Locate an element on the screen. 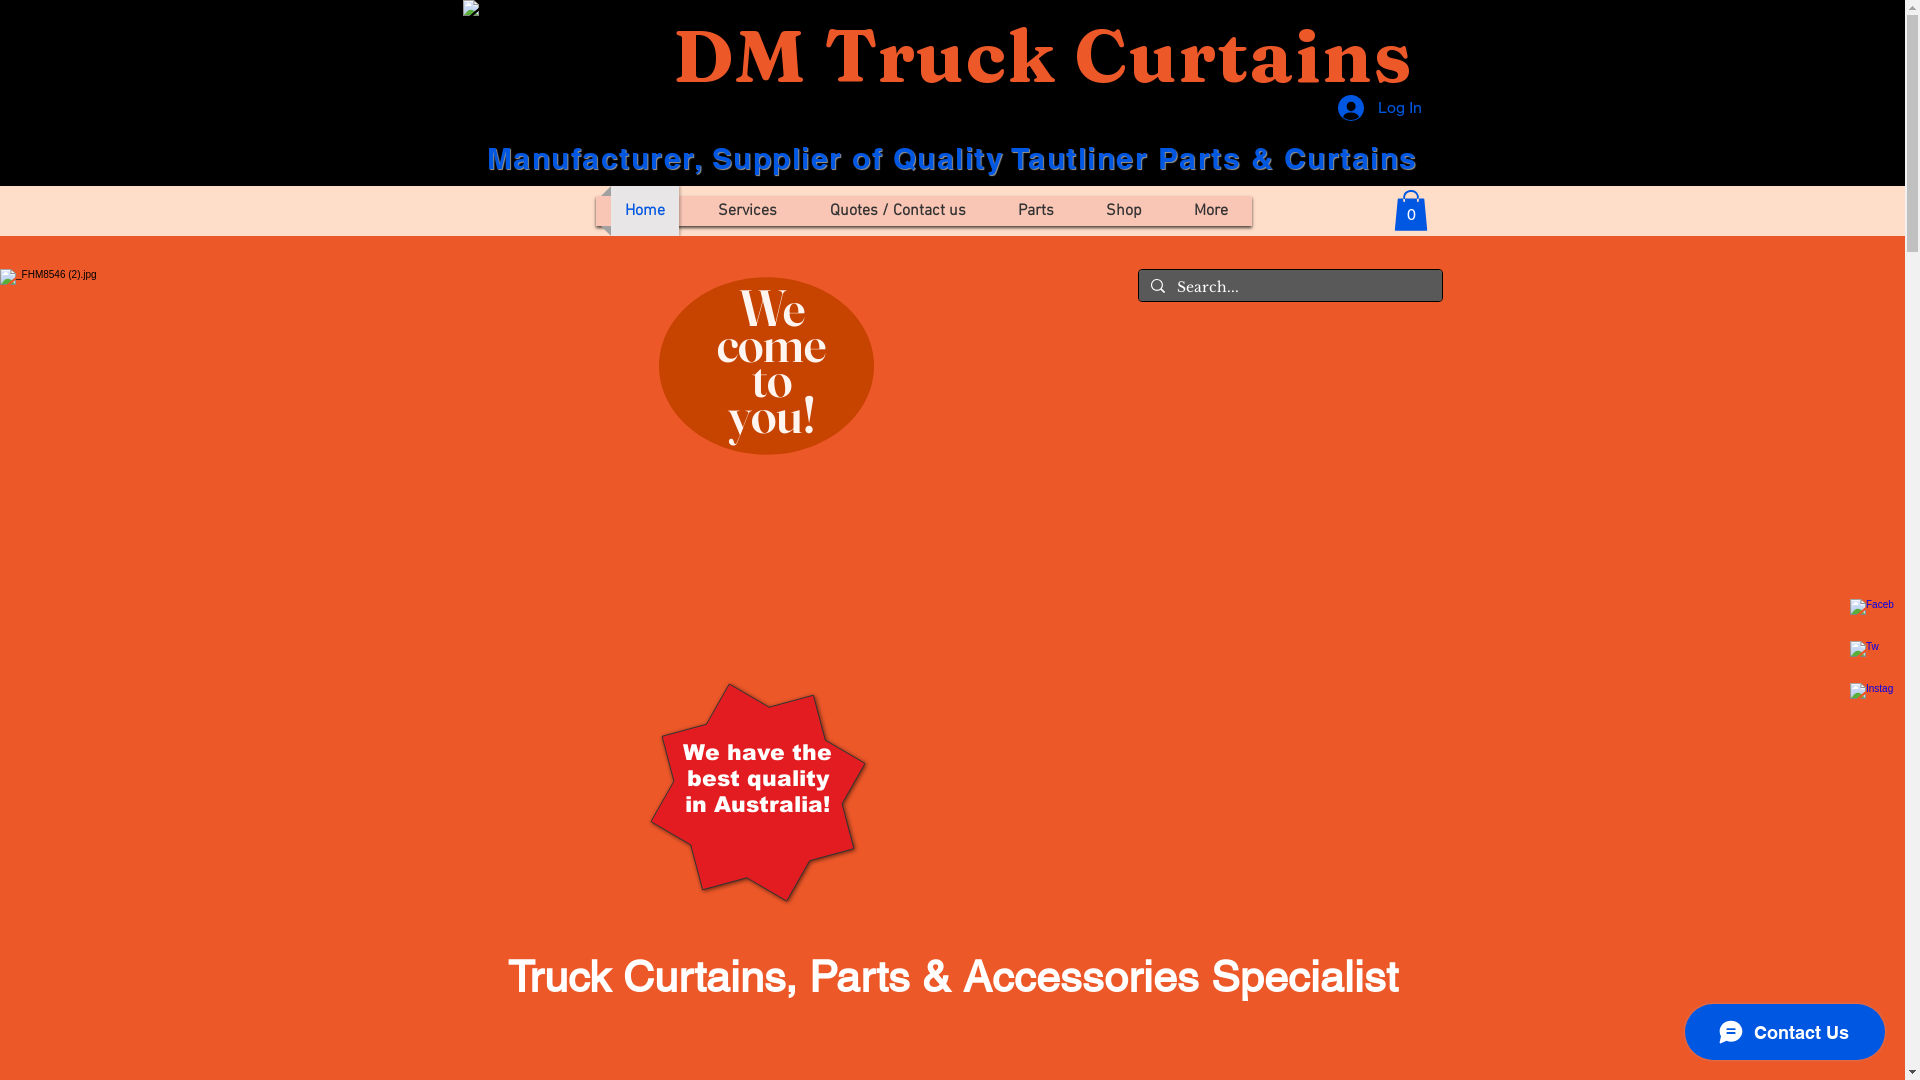 Image resolution: width=1920 pixels, height=1080 pixels. 'Log In' is located at coordinates (1379, 108).